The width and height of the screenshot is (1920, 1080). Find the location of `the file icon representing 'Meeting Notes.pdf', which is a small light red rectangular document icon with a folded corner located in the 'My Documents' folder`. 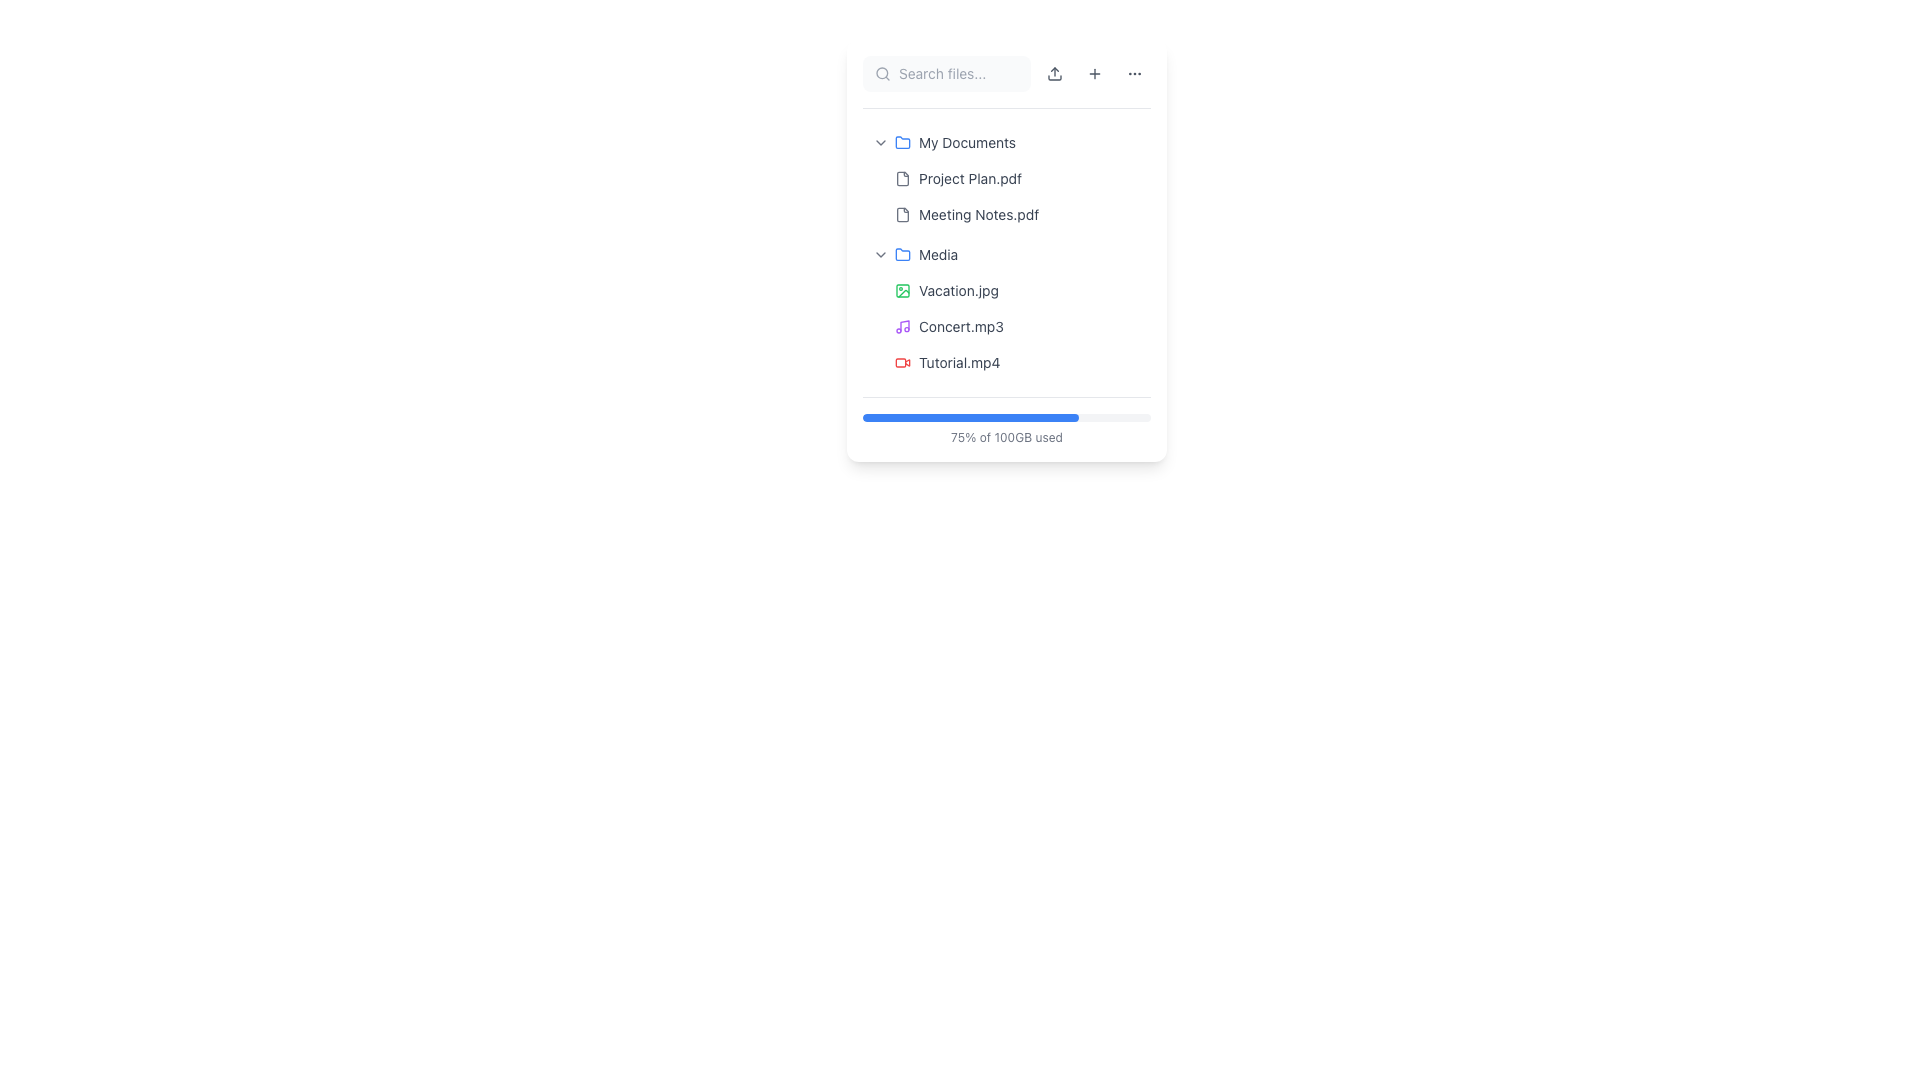

the file icon representing 'Meeting Notes.pdf', which is a small light red rectangular document icon with a folded corner located in the 'My Documents' folder is located at coordinates (901, 215).